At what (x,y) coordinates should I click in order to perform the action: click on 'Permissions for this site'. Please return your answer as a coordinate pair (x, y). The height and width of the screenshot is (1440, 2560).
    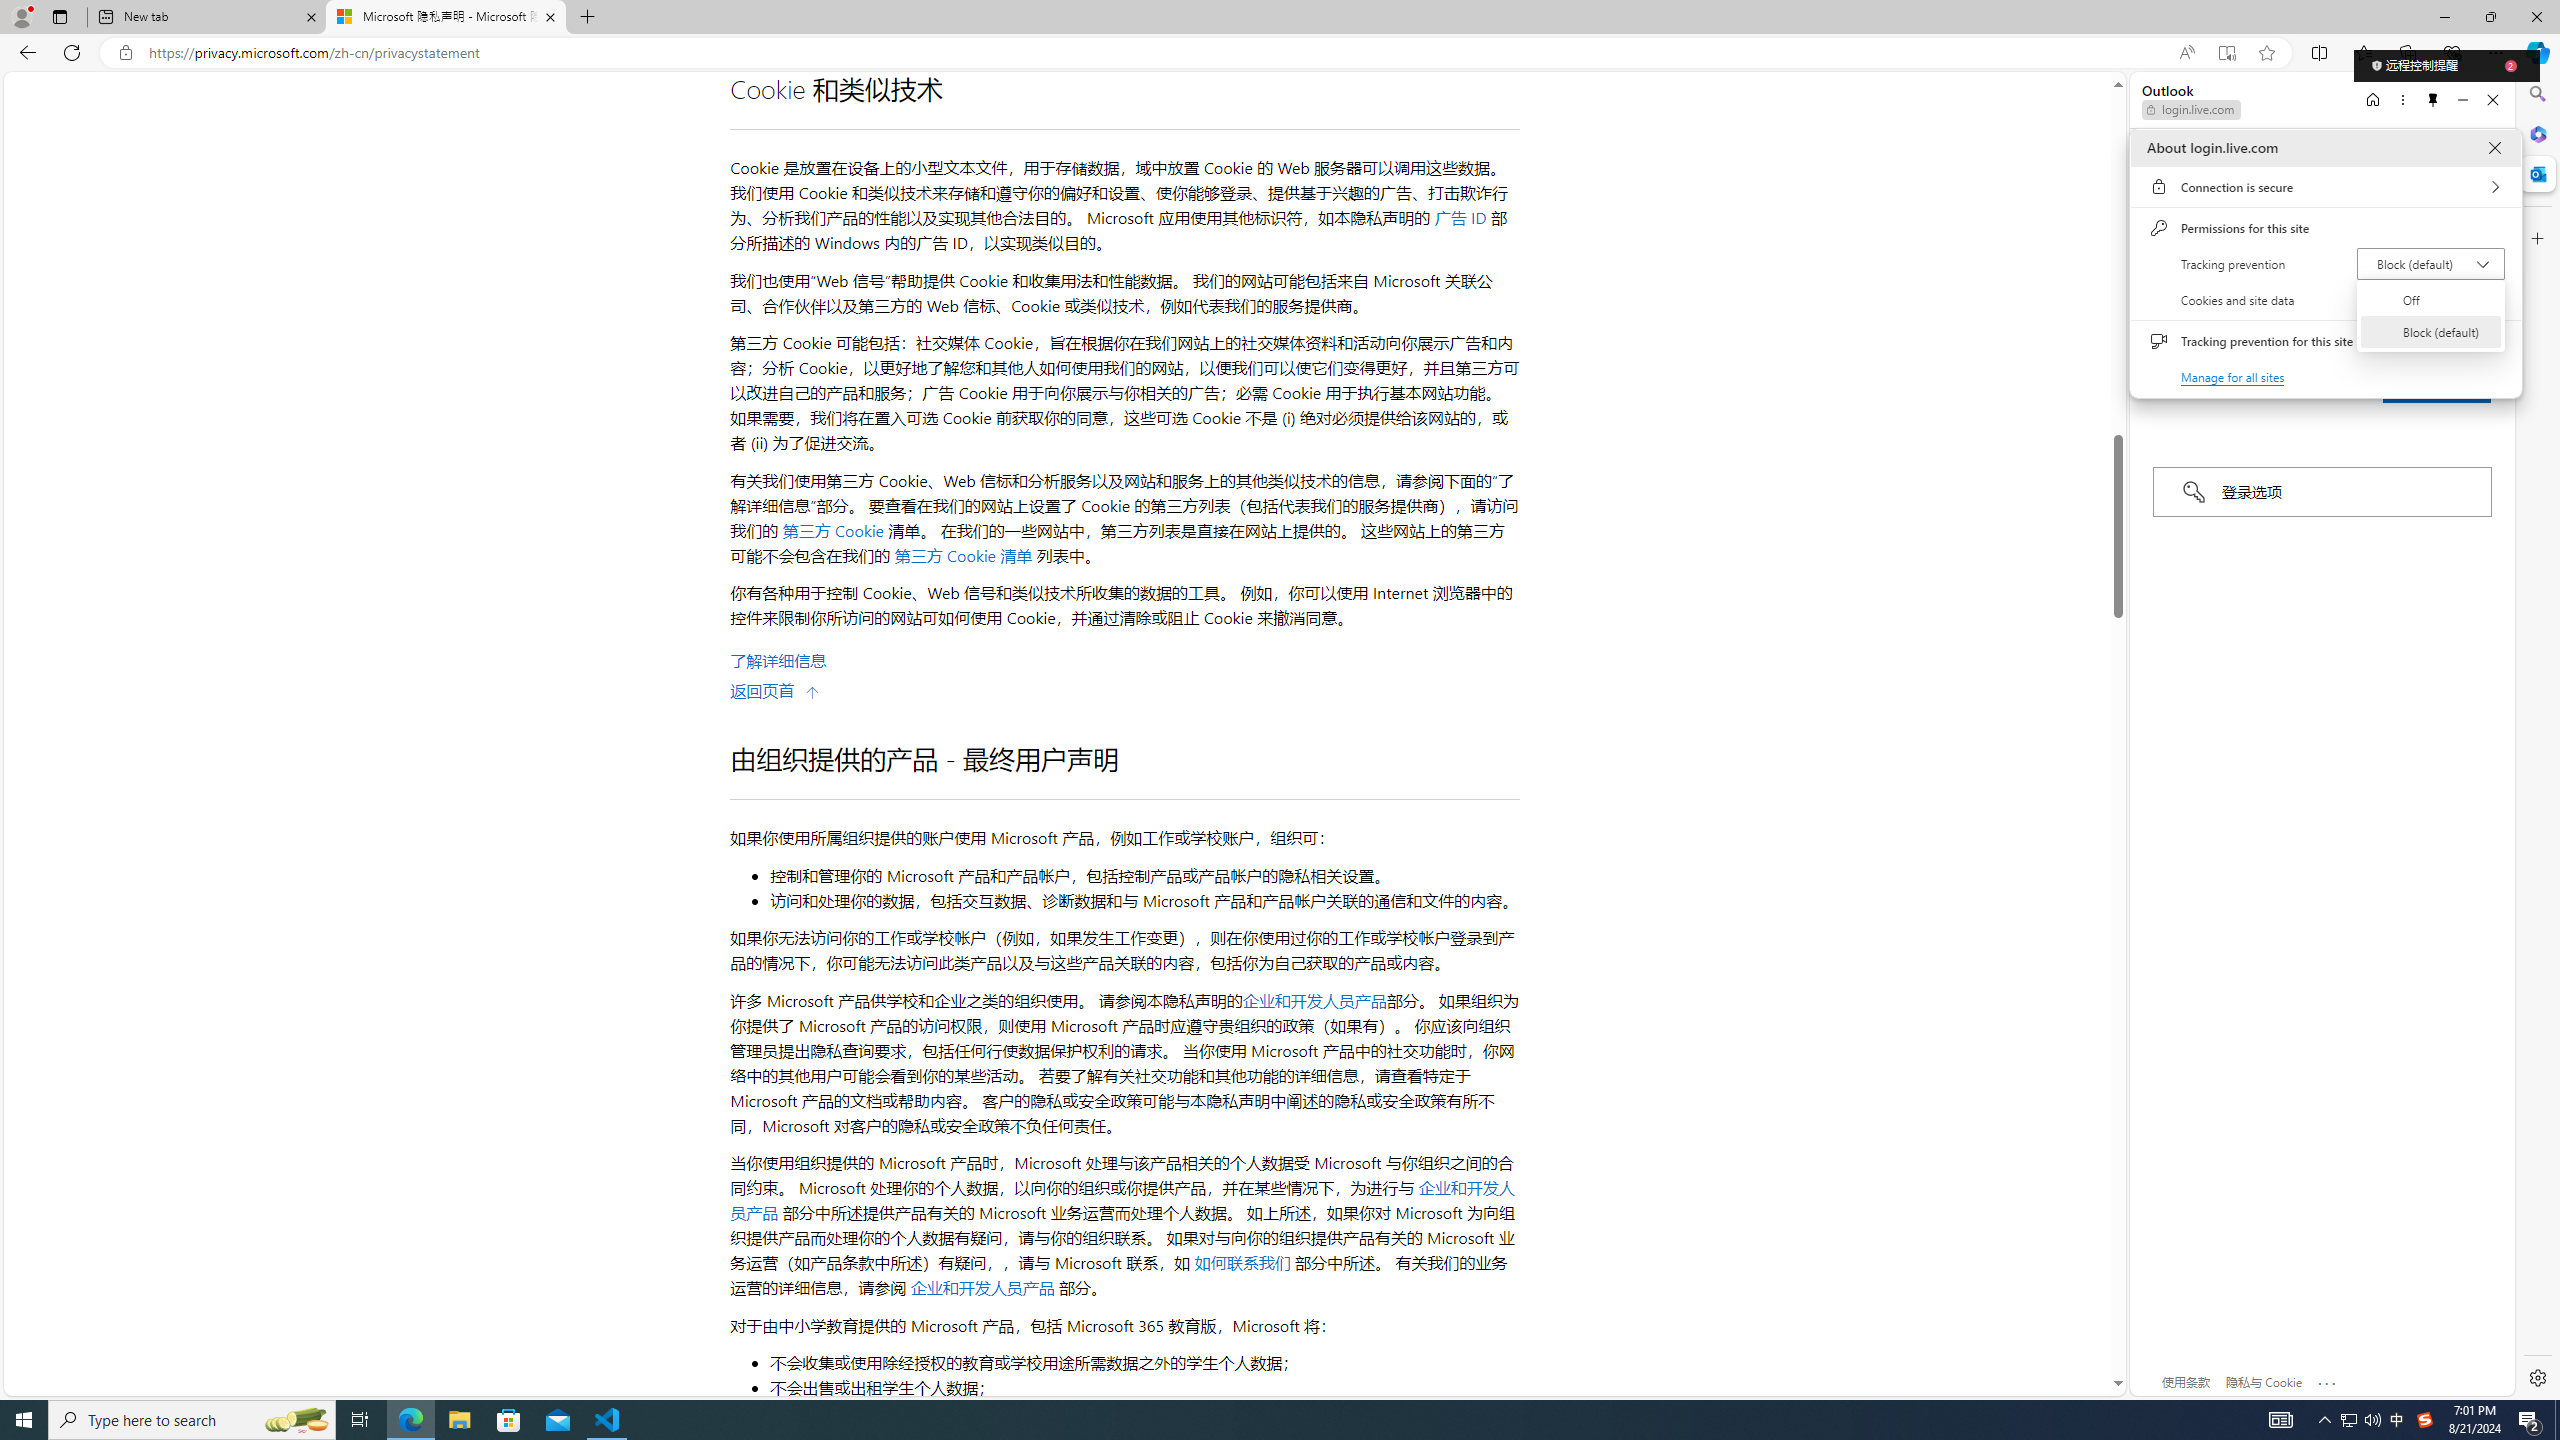
    Looking at the image, I should click on (2324, 227).